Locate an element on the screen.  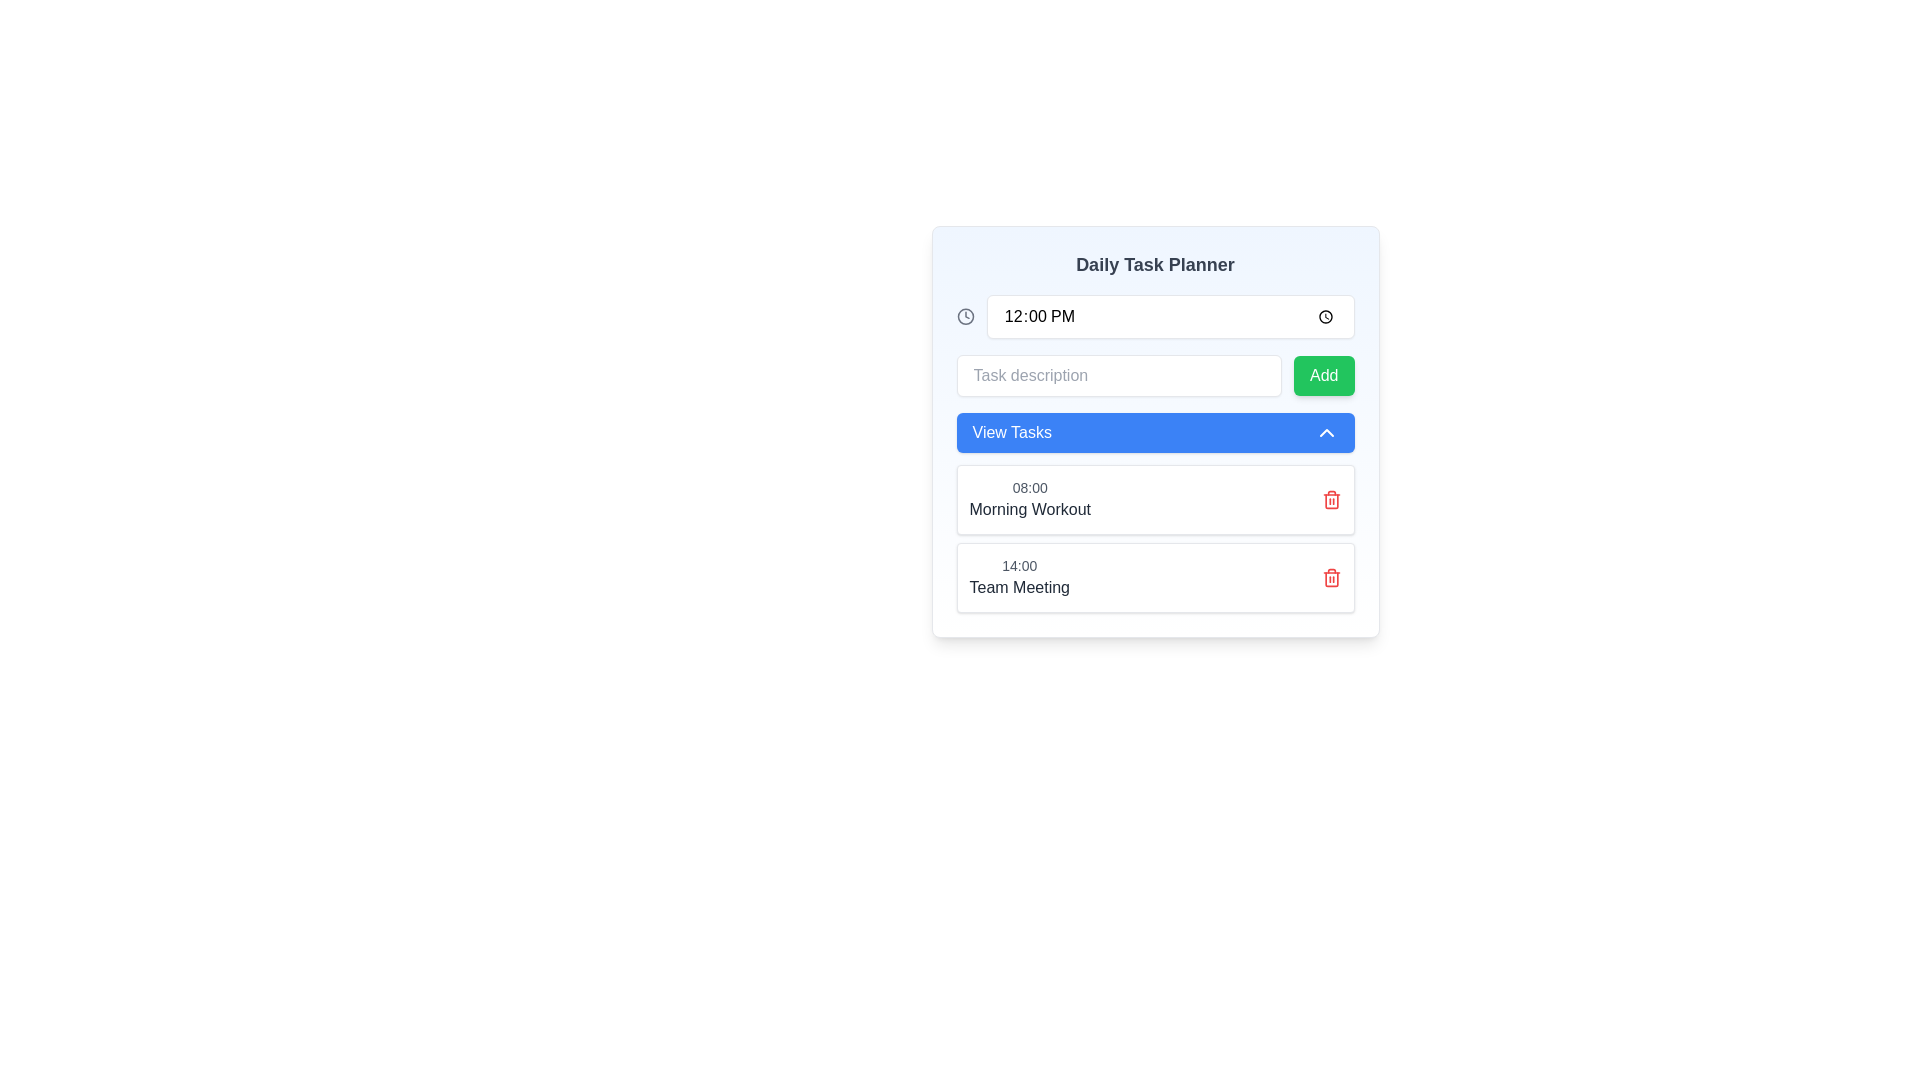
the time label indicating the scheduled time for the 'Team Meeting' task, positioned at the top-left corner of the task card is located at coordinates (1019, 566).